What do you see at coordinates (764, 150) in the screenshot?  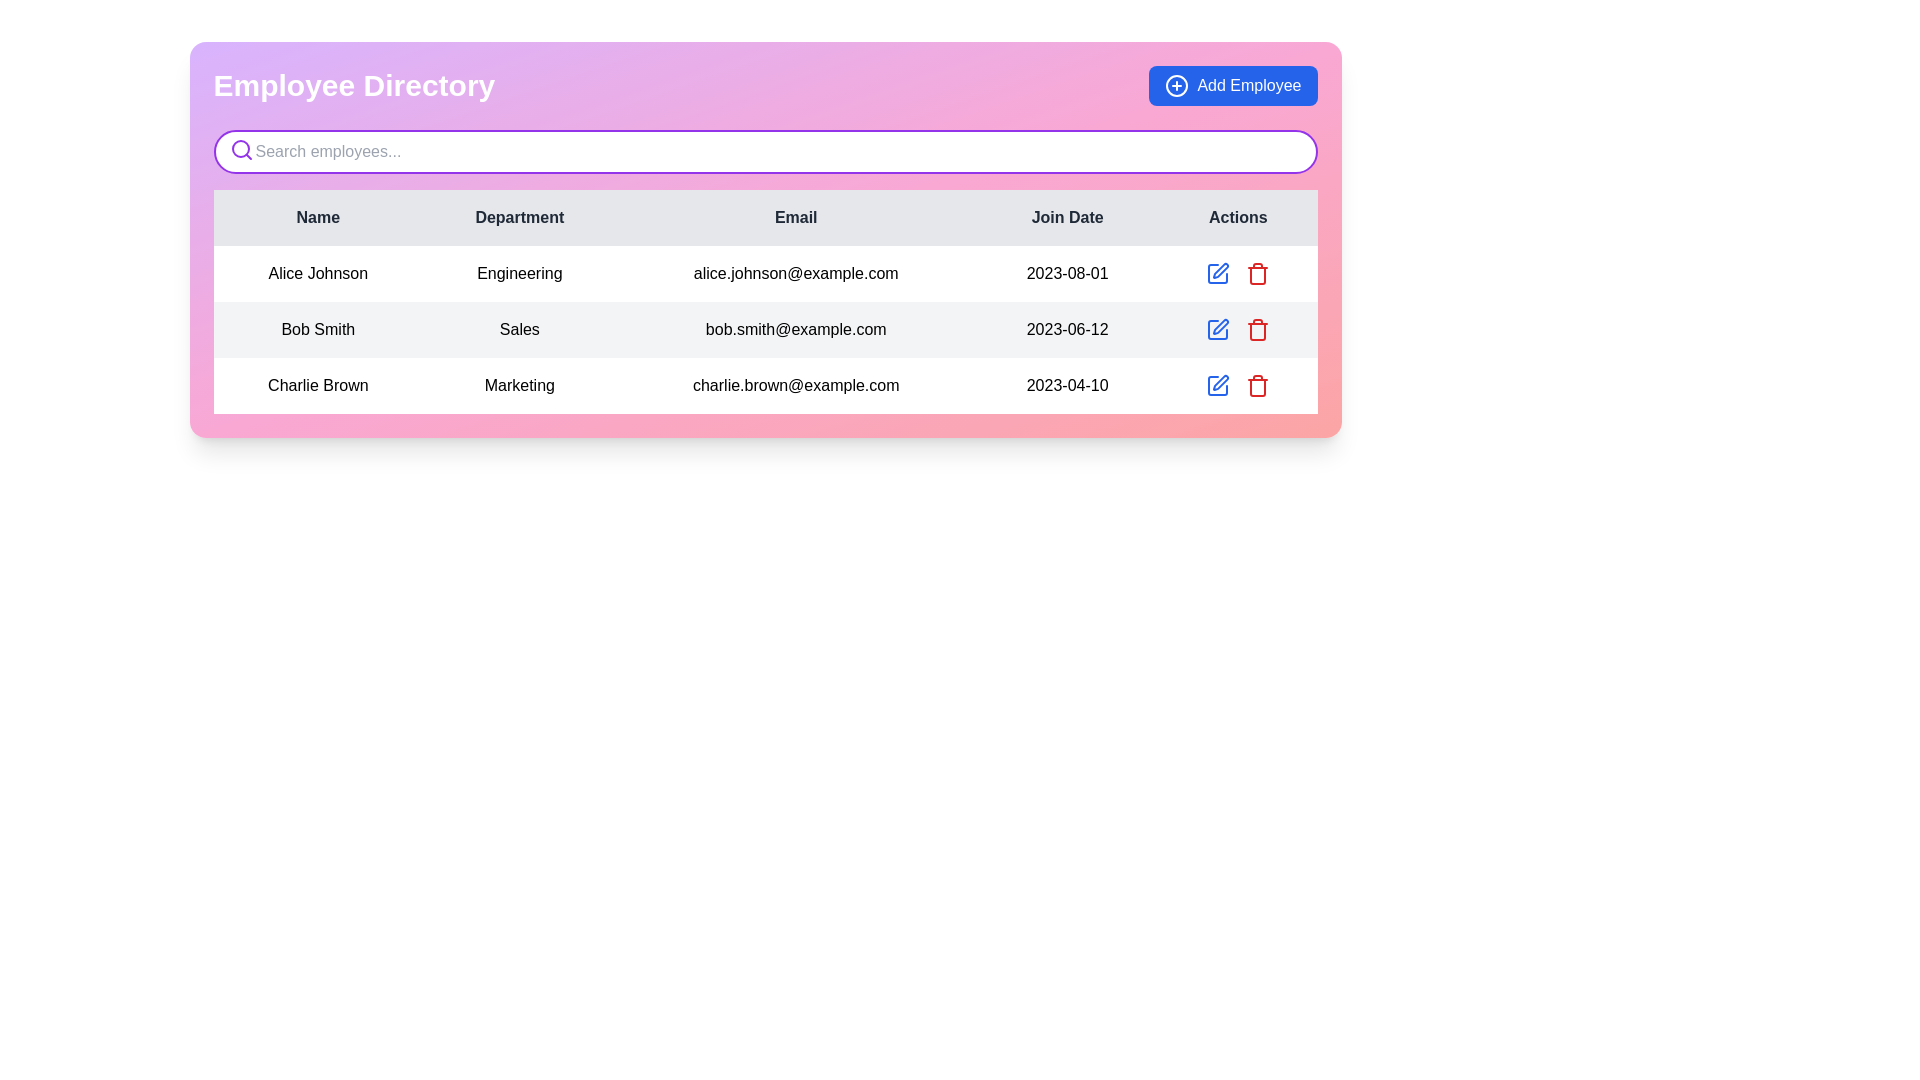 I see `the search bar styled with a rounded outline and a soft purple border, located under 'Employee Directory'` at bounding box center [764, 150].